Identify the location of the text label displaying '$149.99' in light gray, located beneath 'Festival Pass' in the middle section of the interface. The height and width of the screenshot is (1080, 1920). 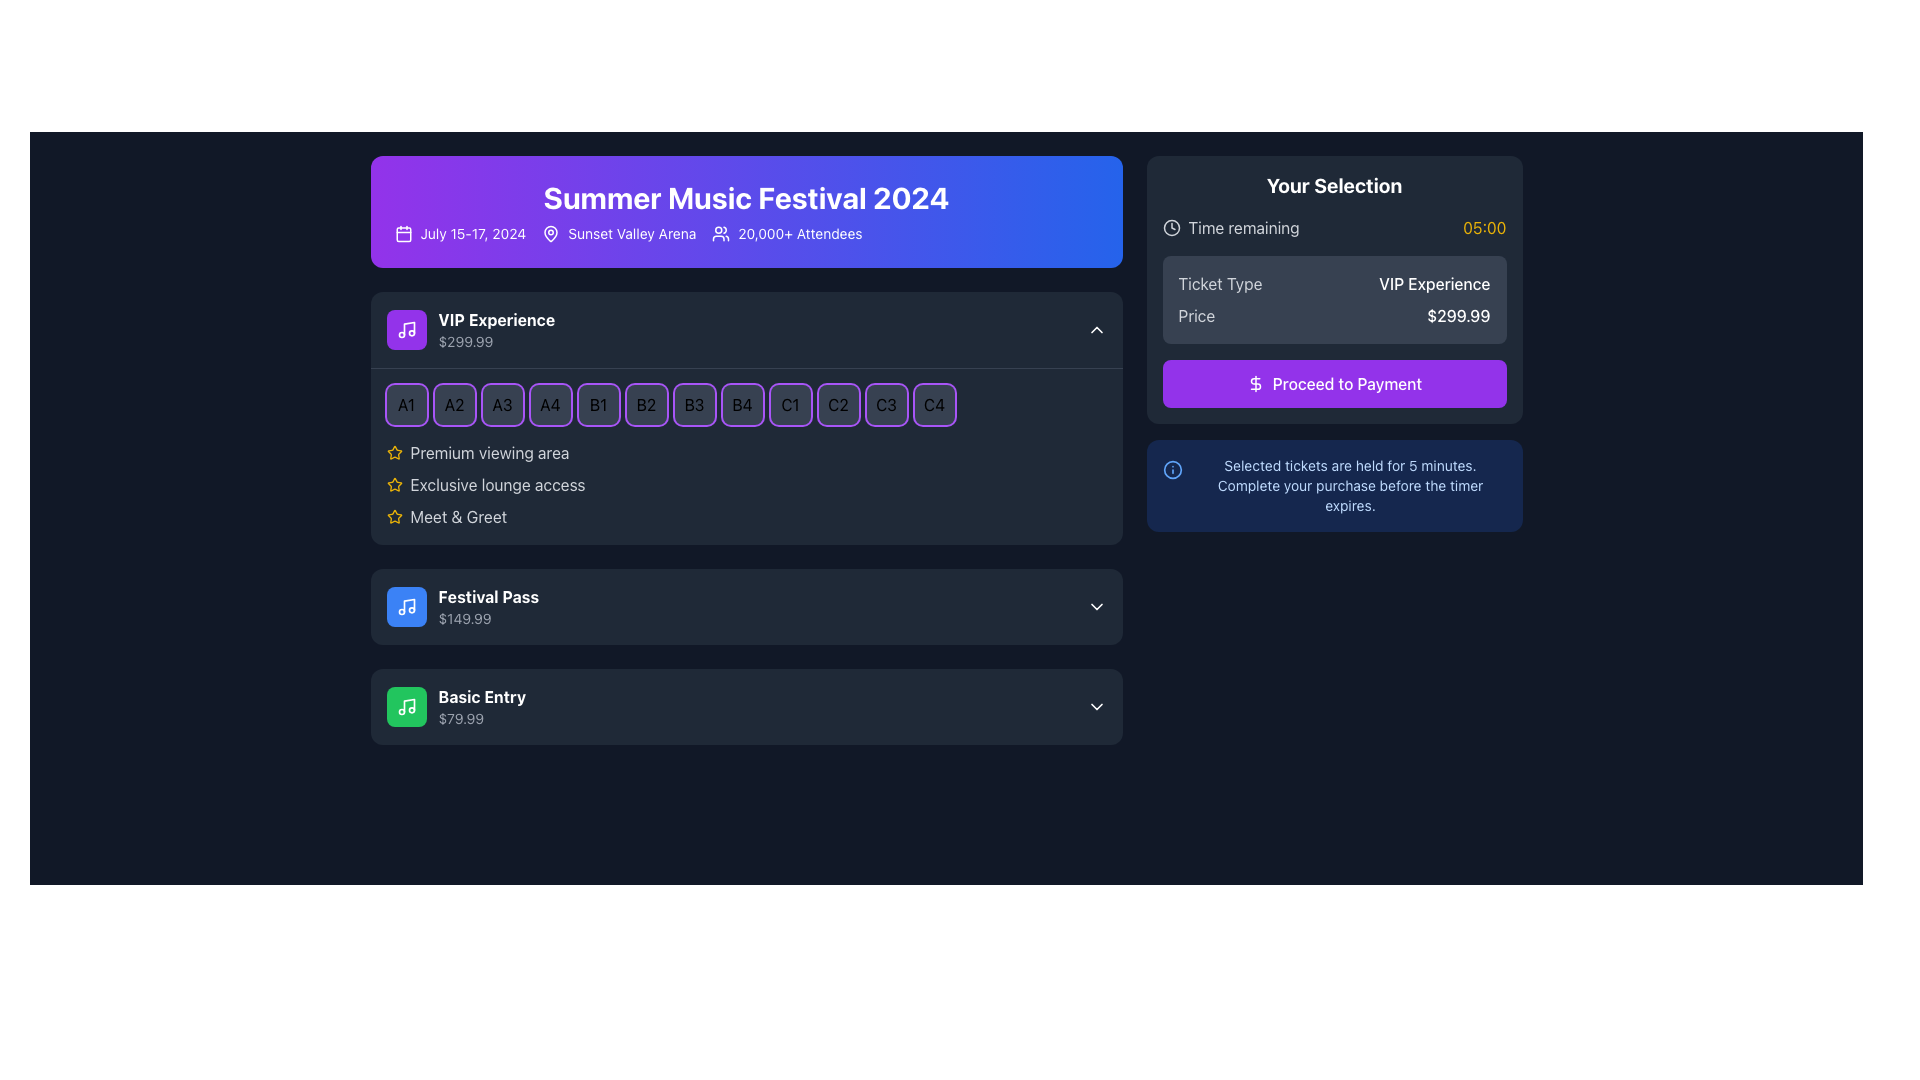
(488, 617).